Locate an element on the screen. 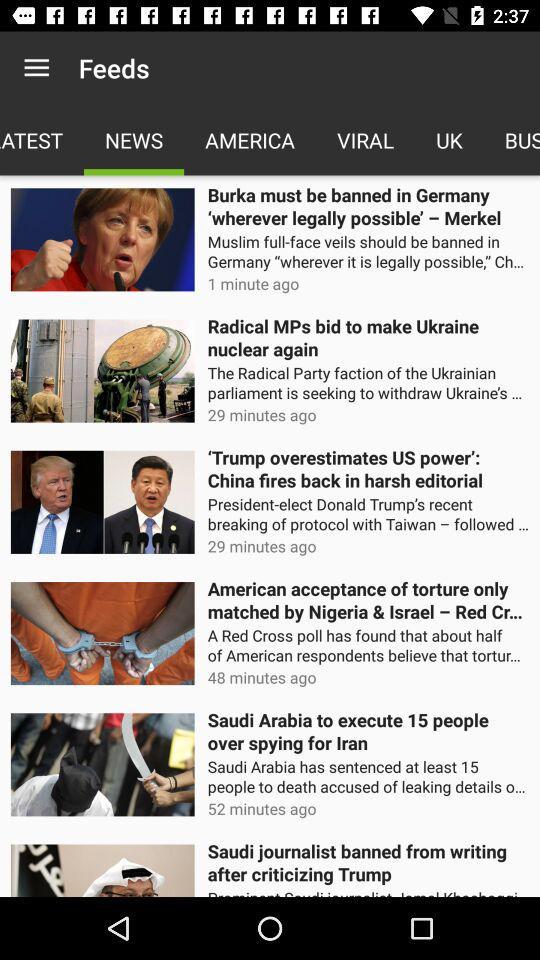  icon next to feeds icon is located at coordinates (36, 68).